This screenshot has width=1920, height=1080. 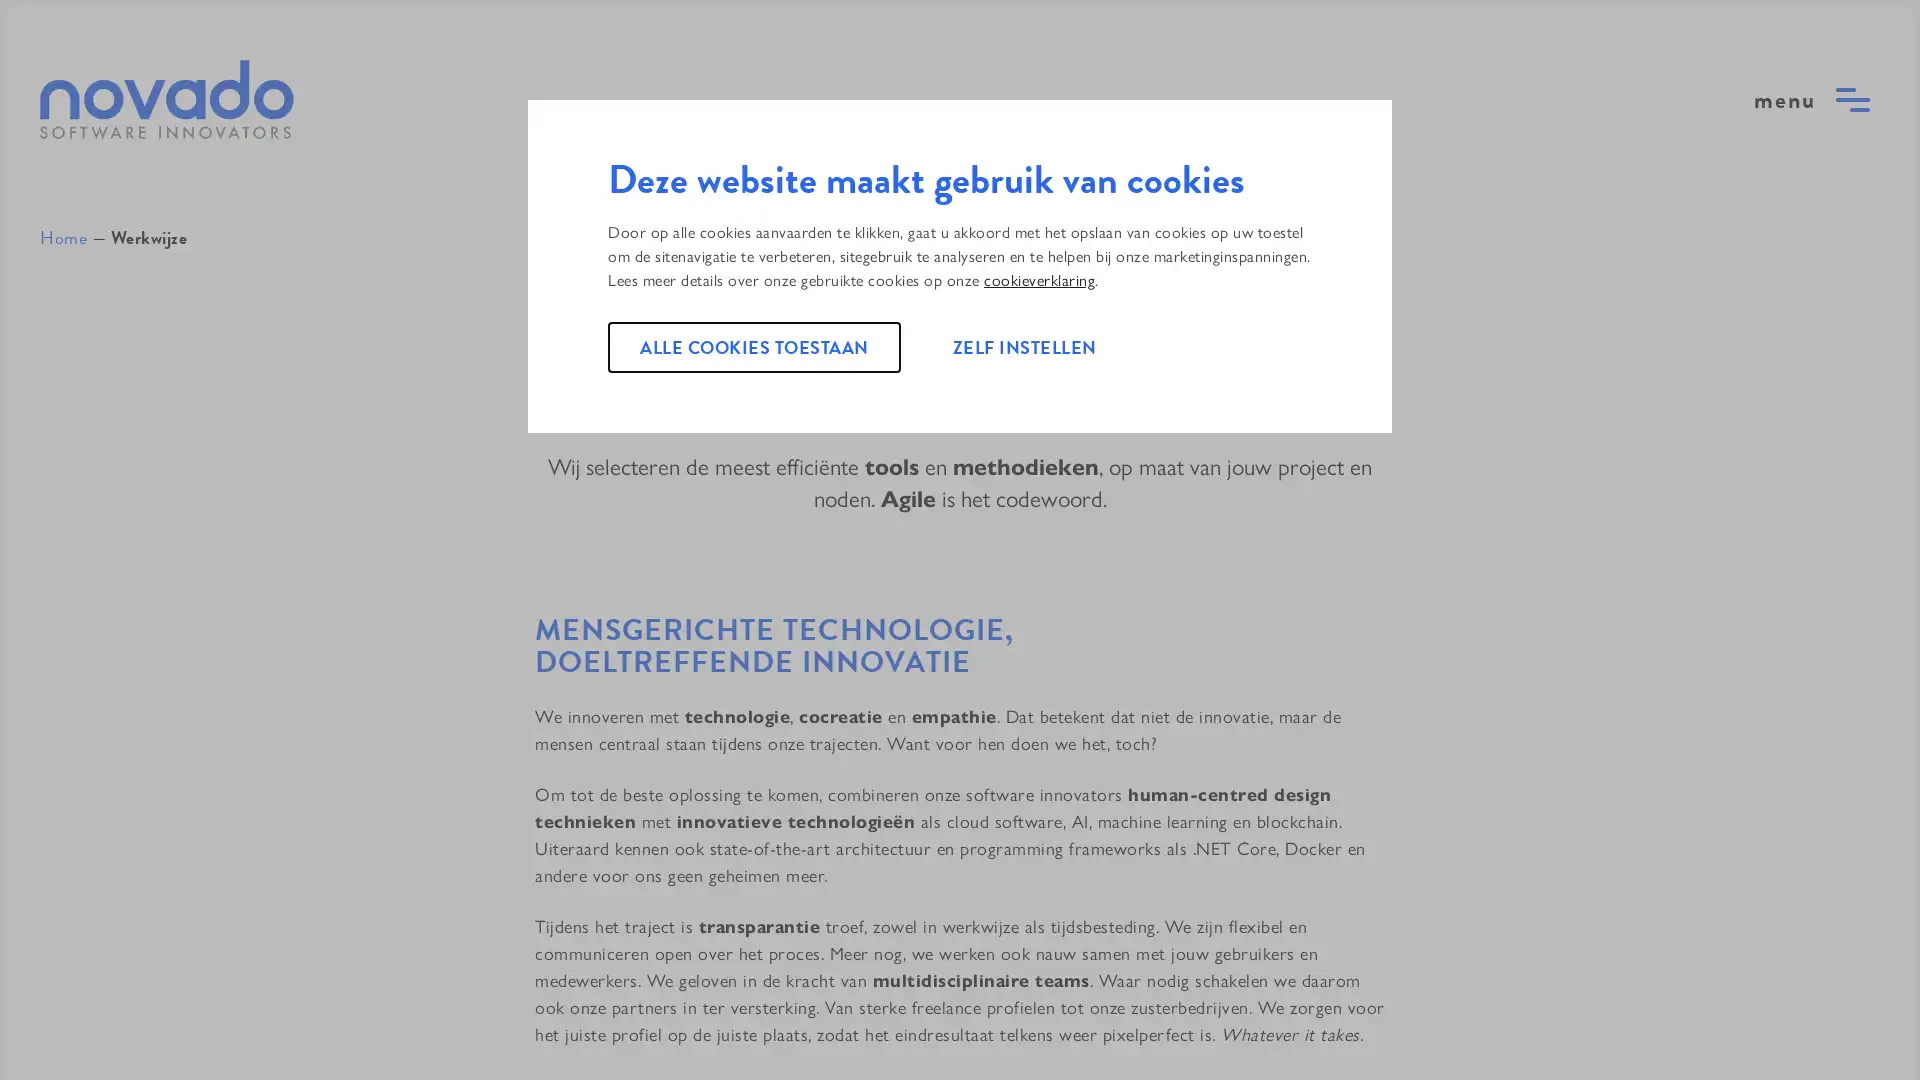 I want to click on ALLE COOKIES TOESTAAN, so click(x=752, y=346).